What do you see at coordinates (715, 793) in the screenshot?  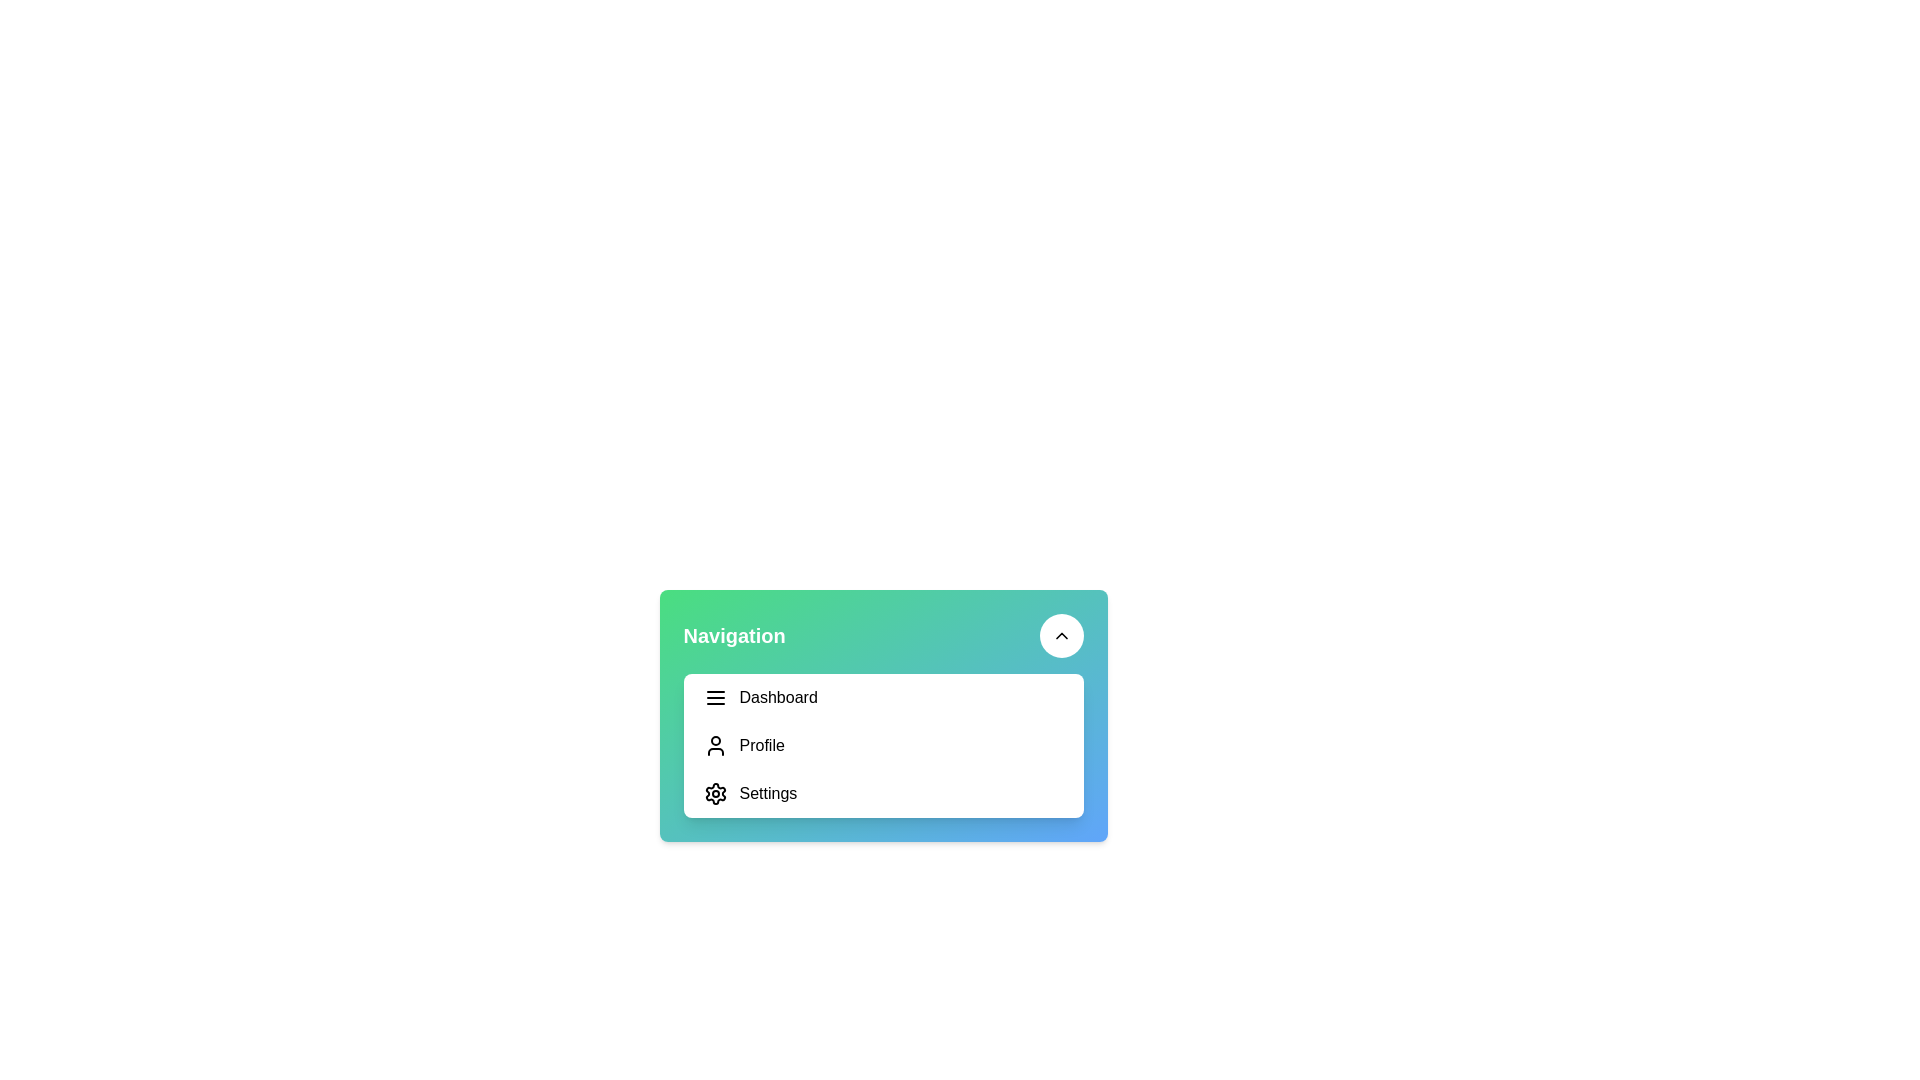 I see `the cogwheel-shaped icon associated with settings, located next to the 'Settings' option in the navigation menu at the bottom of the list` at bounding box center [715, 793].